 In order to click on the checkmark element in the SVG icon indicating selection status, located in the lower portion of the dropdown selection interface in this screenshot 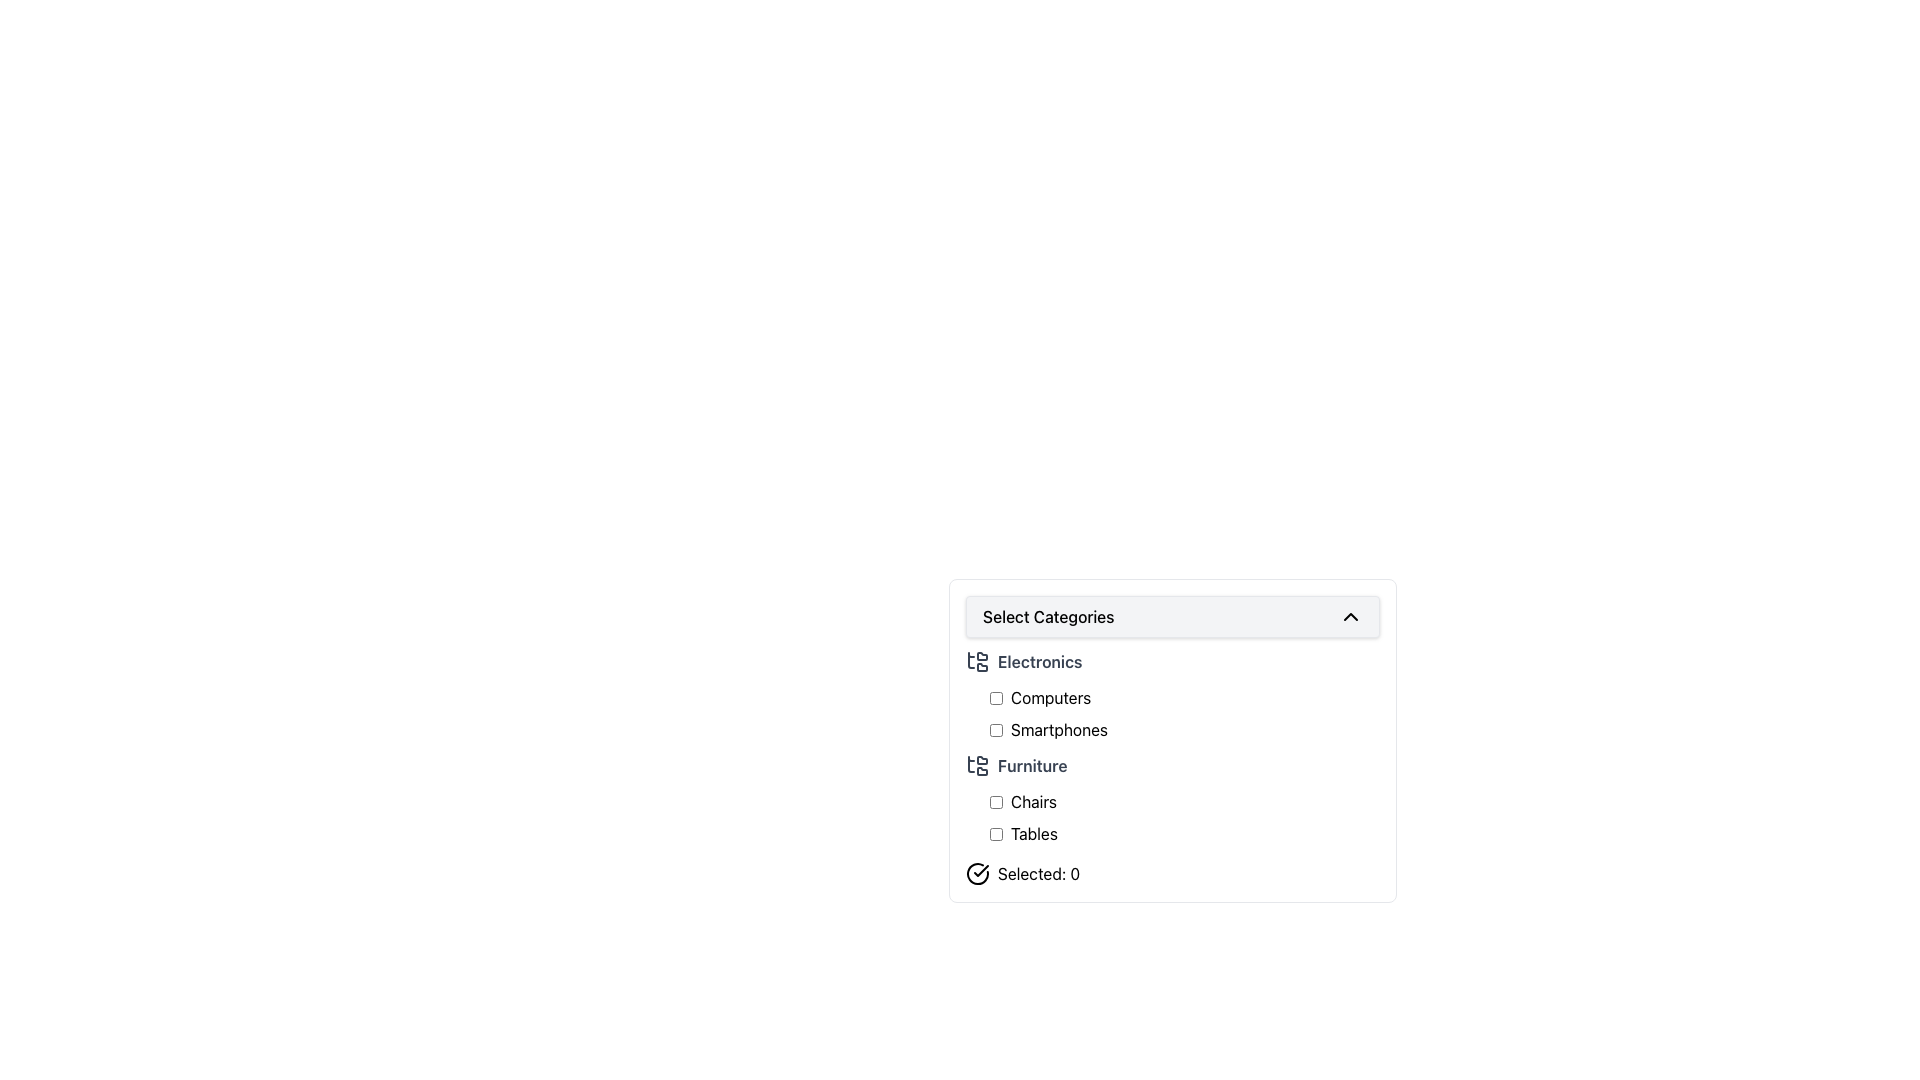, I will do `click(981, 870)`.